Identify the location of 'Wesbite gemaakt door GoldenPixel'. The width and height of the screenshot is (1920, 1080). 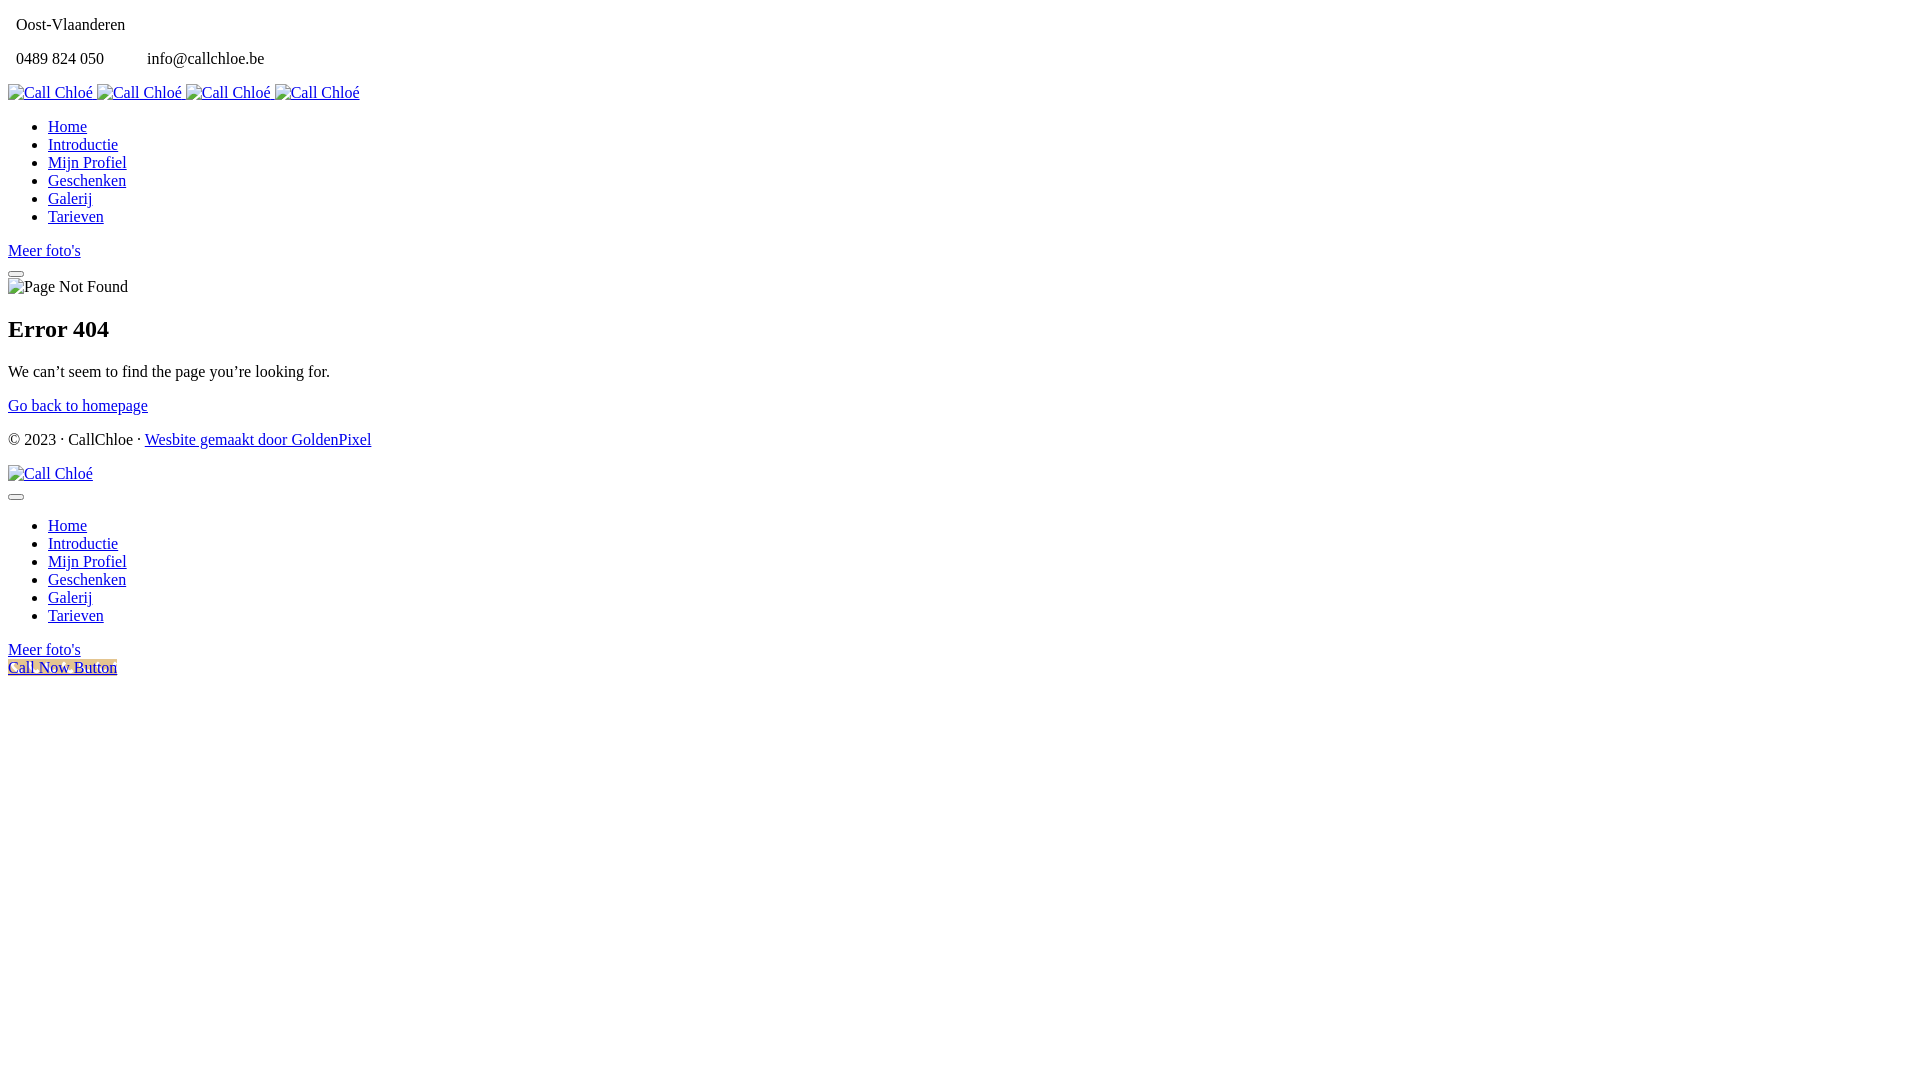
(257, 438).